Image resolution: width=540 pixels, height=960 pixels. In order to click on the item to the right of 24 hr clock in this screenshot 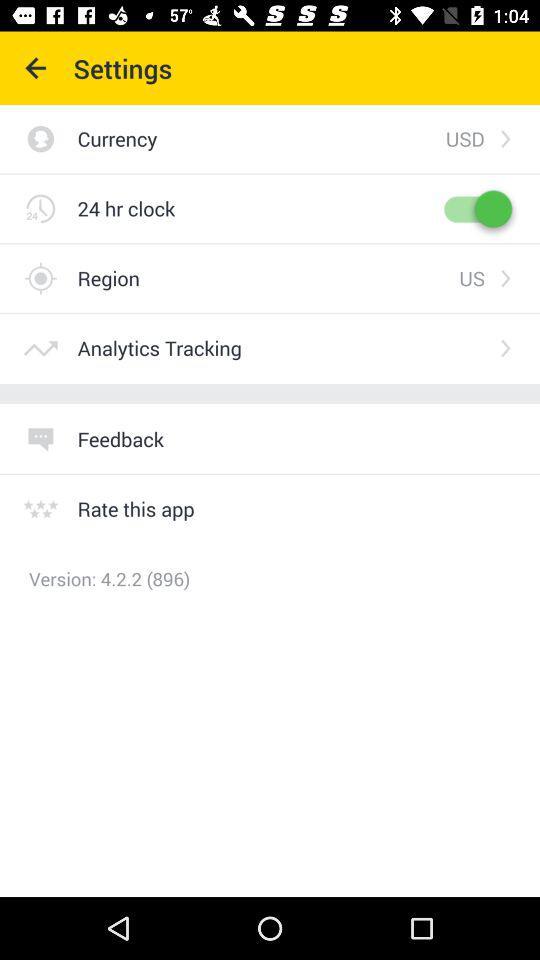, I will do `click(475, 208)`.